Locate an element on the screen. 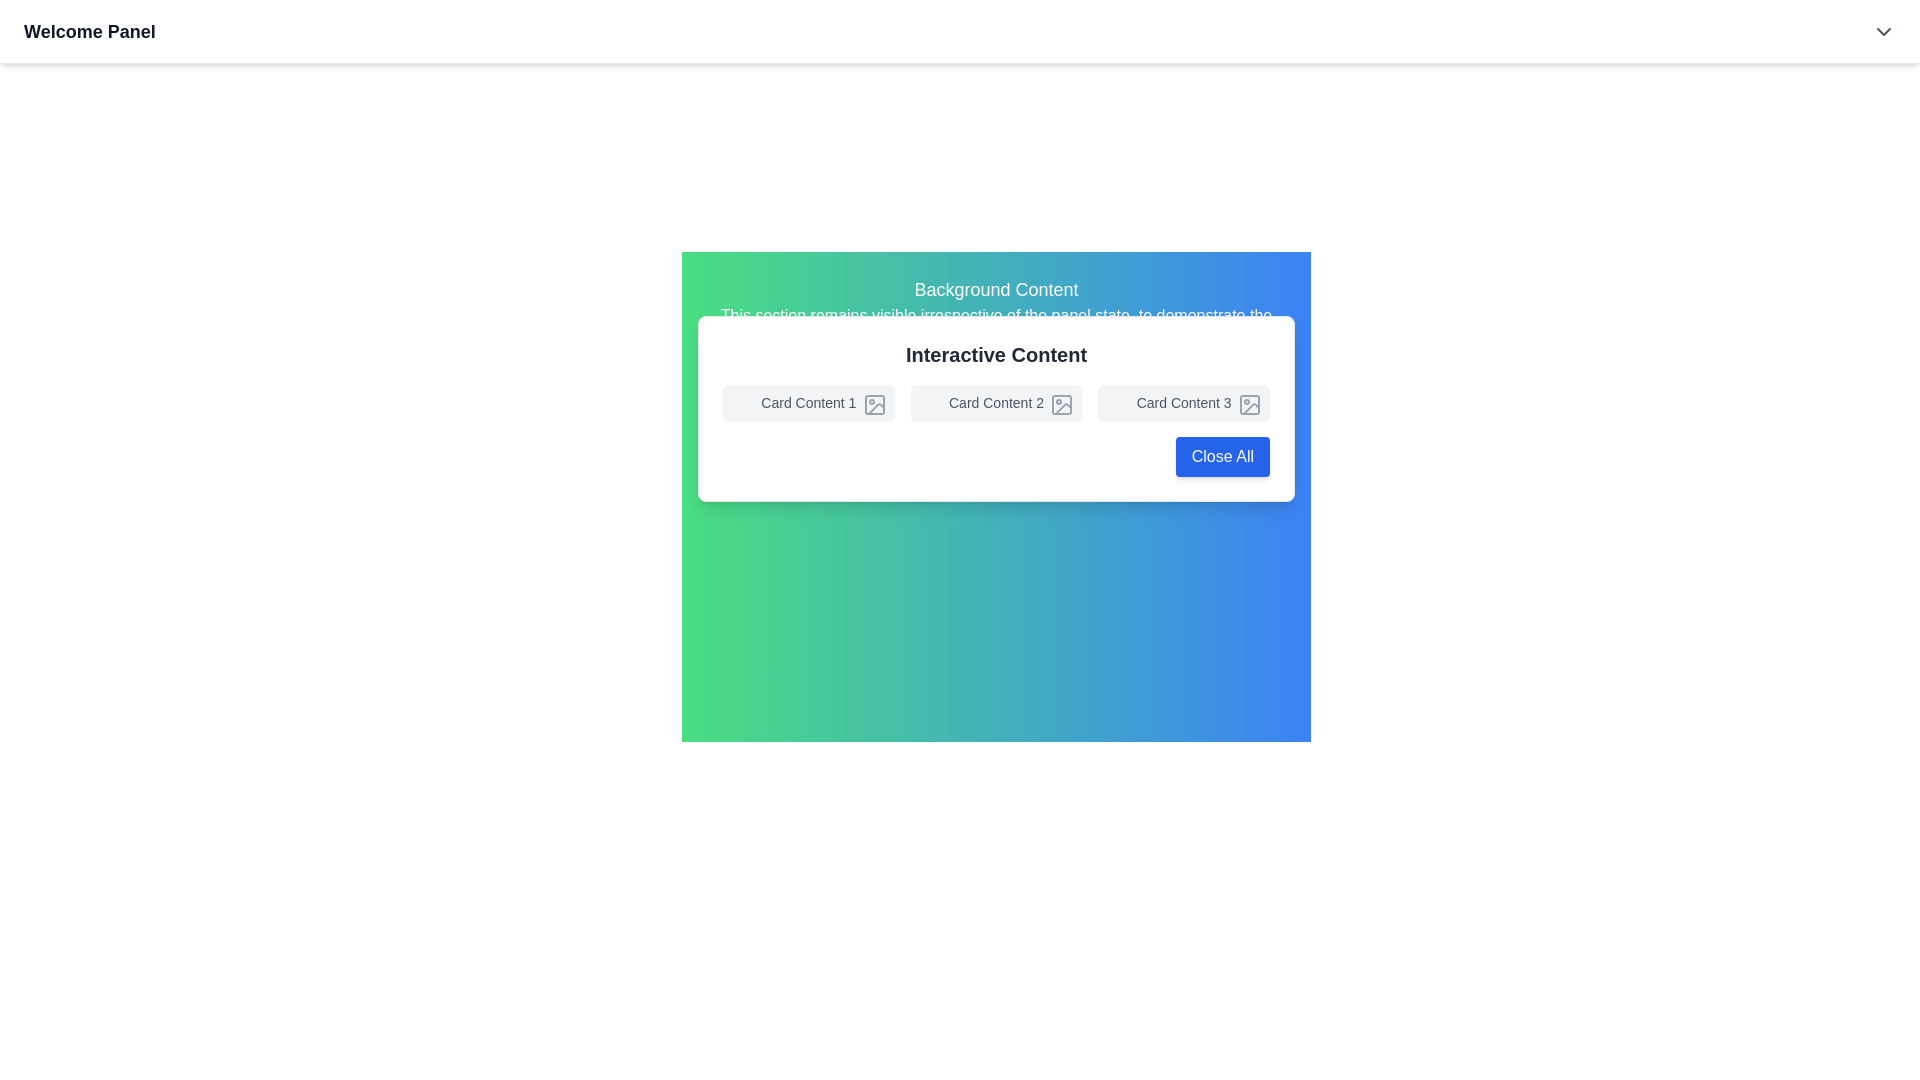 This screenshot has width=1920, height=1080. the decorative graphical UI element, which is a rounded rectangular shape with light gray tone, located to the right of the text 'Card Content 1' in the modal window is located at coordinates (874, 405).